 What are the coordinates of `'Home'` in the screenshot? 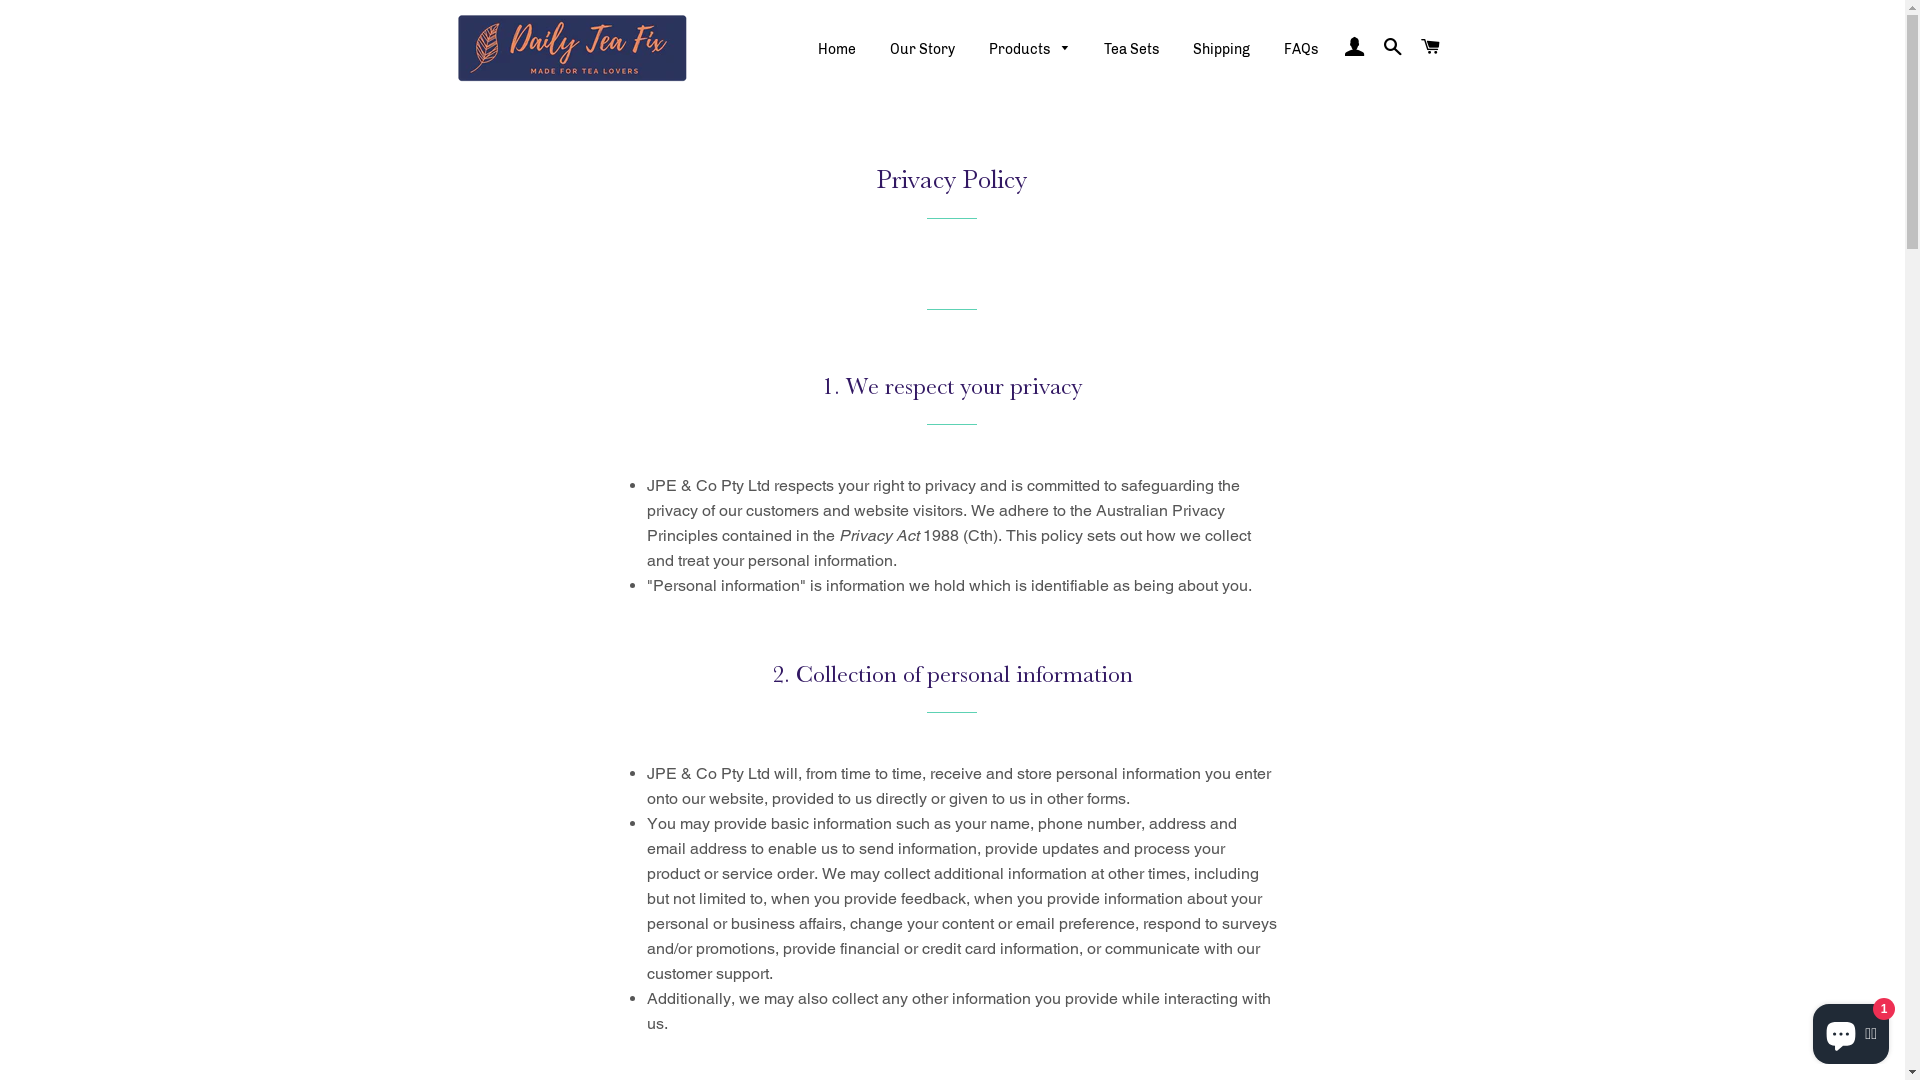 It's located at (836, 49).